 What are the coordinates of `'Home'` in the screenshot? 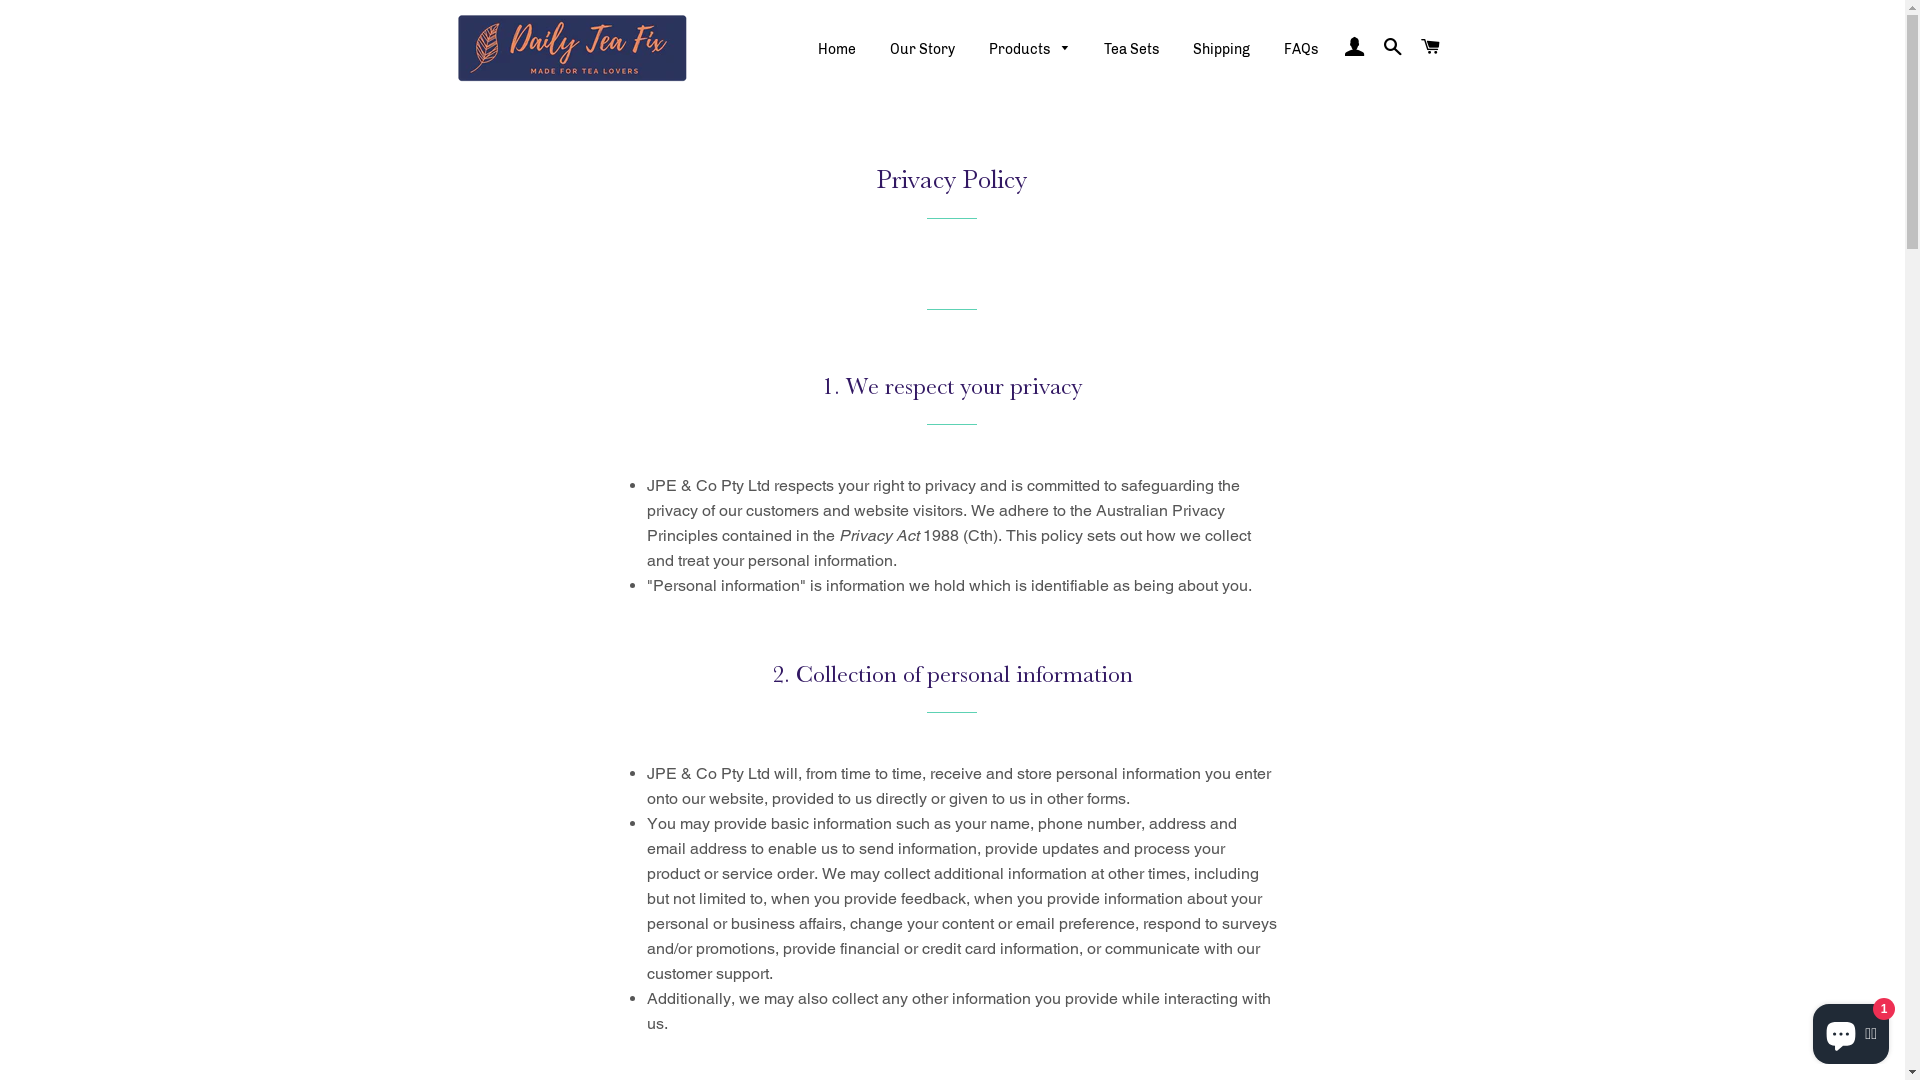 It's located at (836, 49).